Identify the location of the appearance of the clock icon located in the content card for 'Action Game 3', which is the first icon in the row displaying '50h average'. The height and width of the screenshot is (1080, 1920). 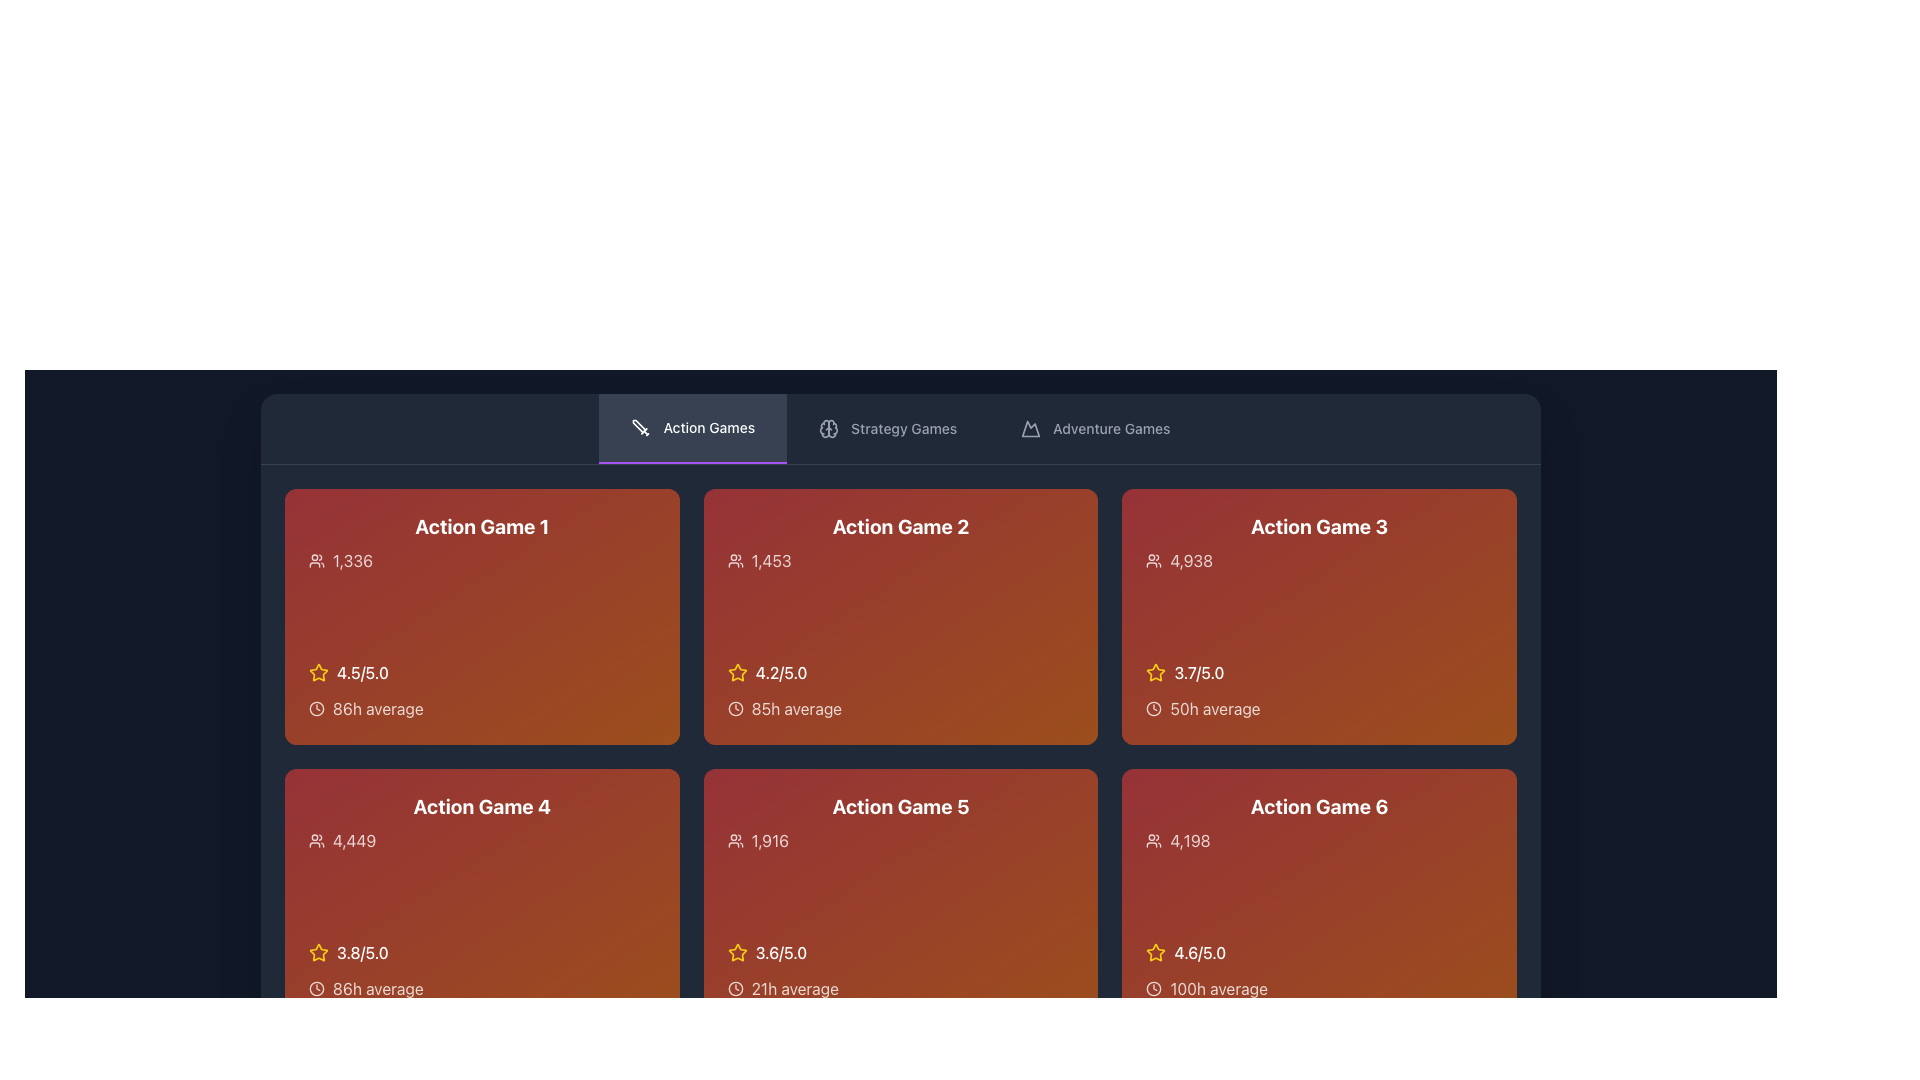
(1154, 708).